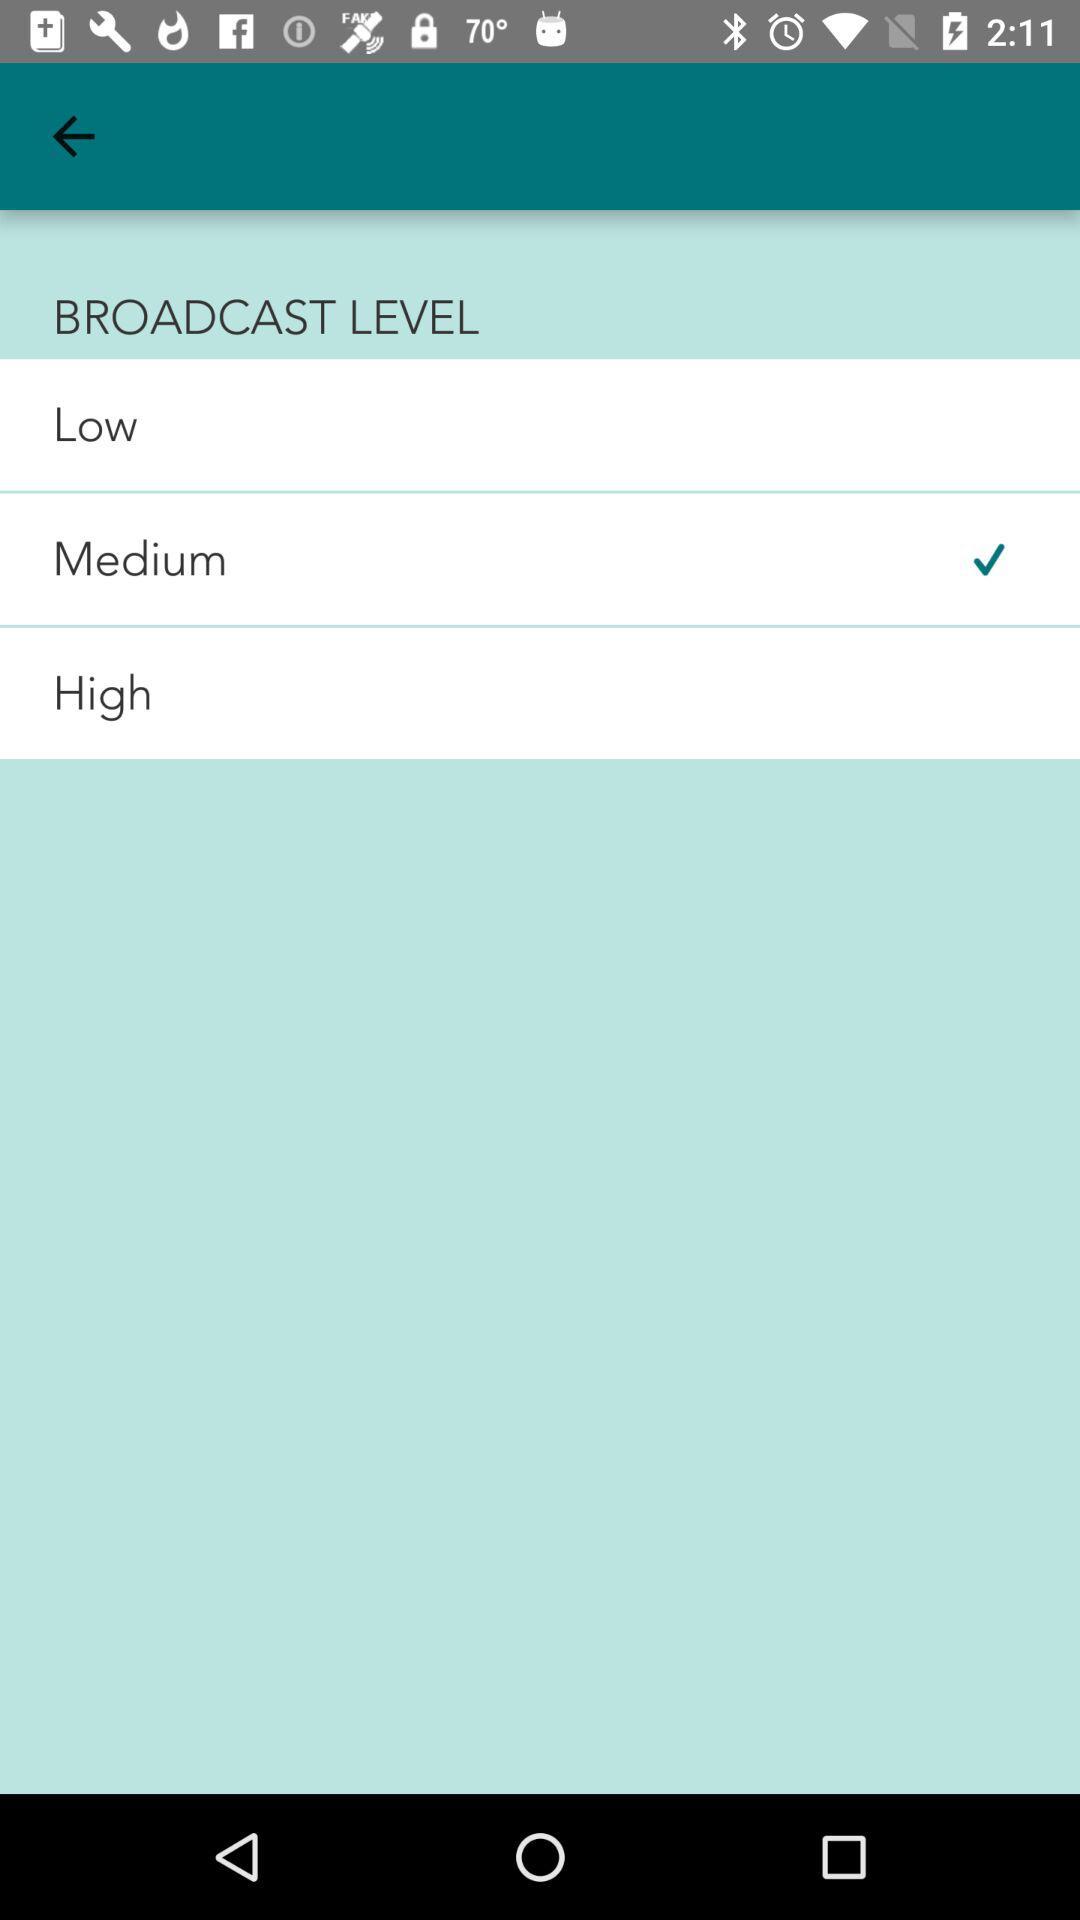 The height and width of the screenshot is (1920, 1080). I want to click on the item next to the medium, so click(987, 559).